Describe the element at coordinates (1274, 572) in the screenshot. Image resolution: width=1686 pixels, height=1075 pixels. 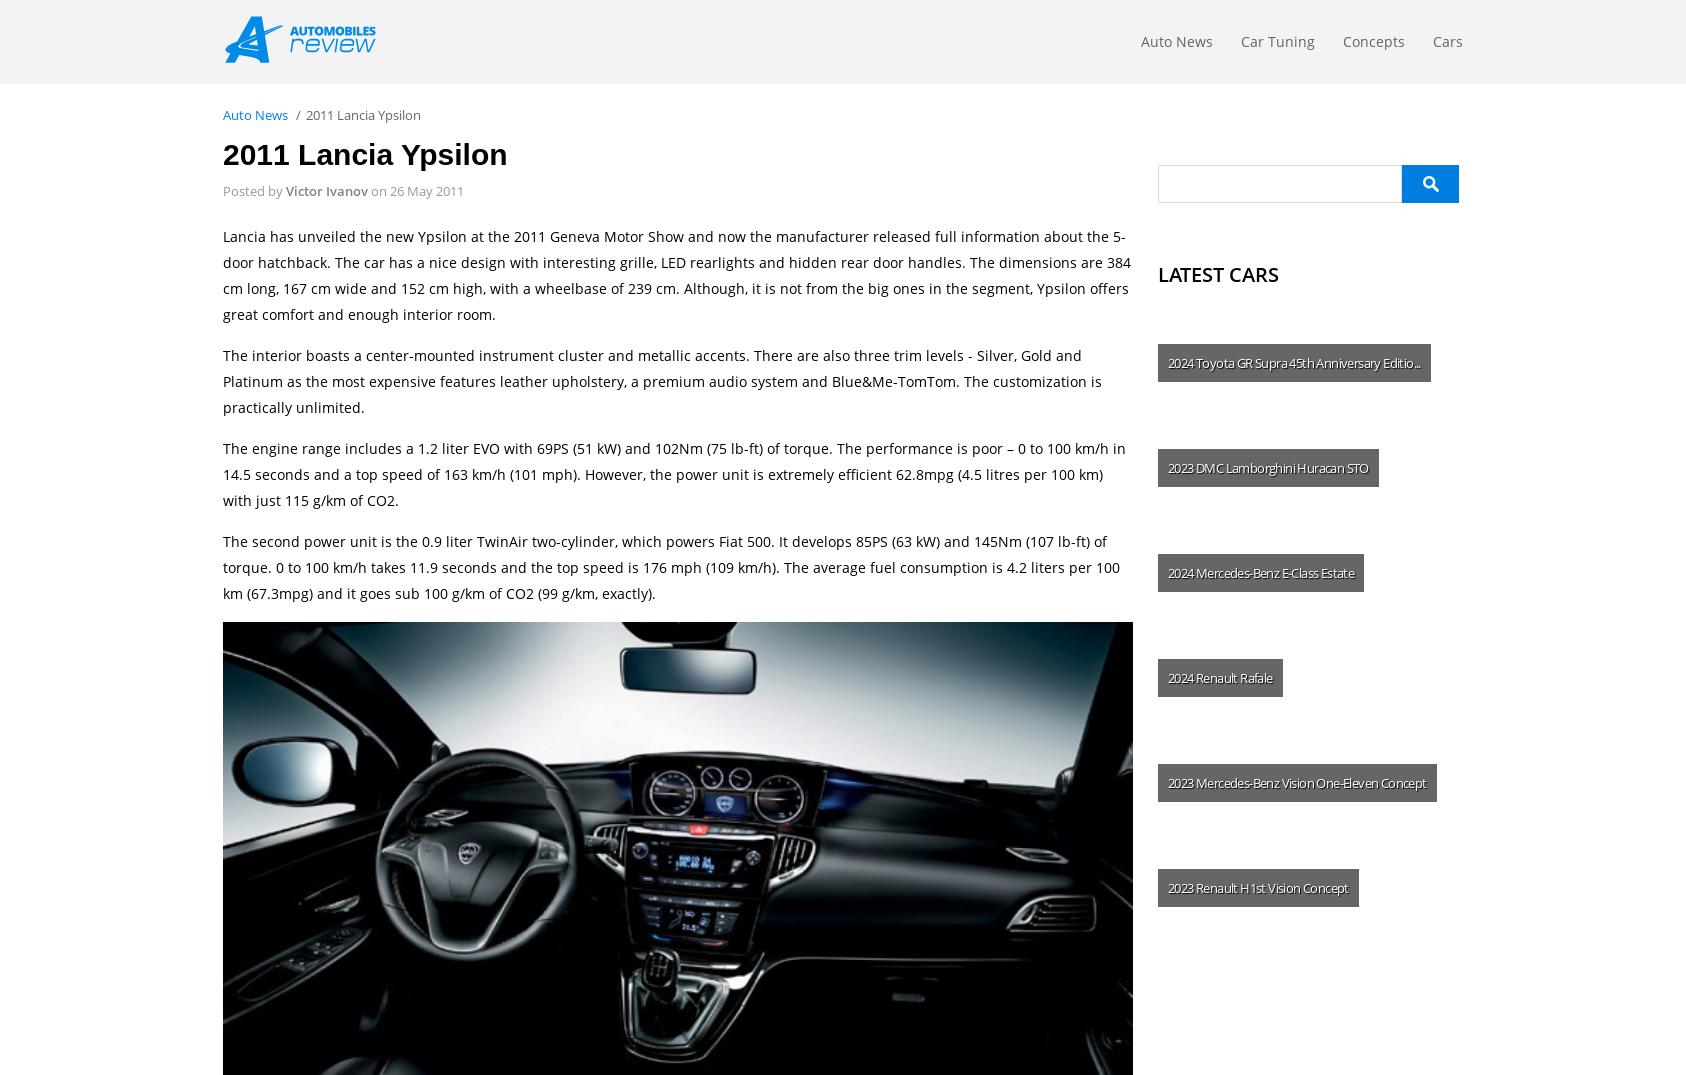
I see `'Mercedes-Benz E-Class Estate'` at that location.